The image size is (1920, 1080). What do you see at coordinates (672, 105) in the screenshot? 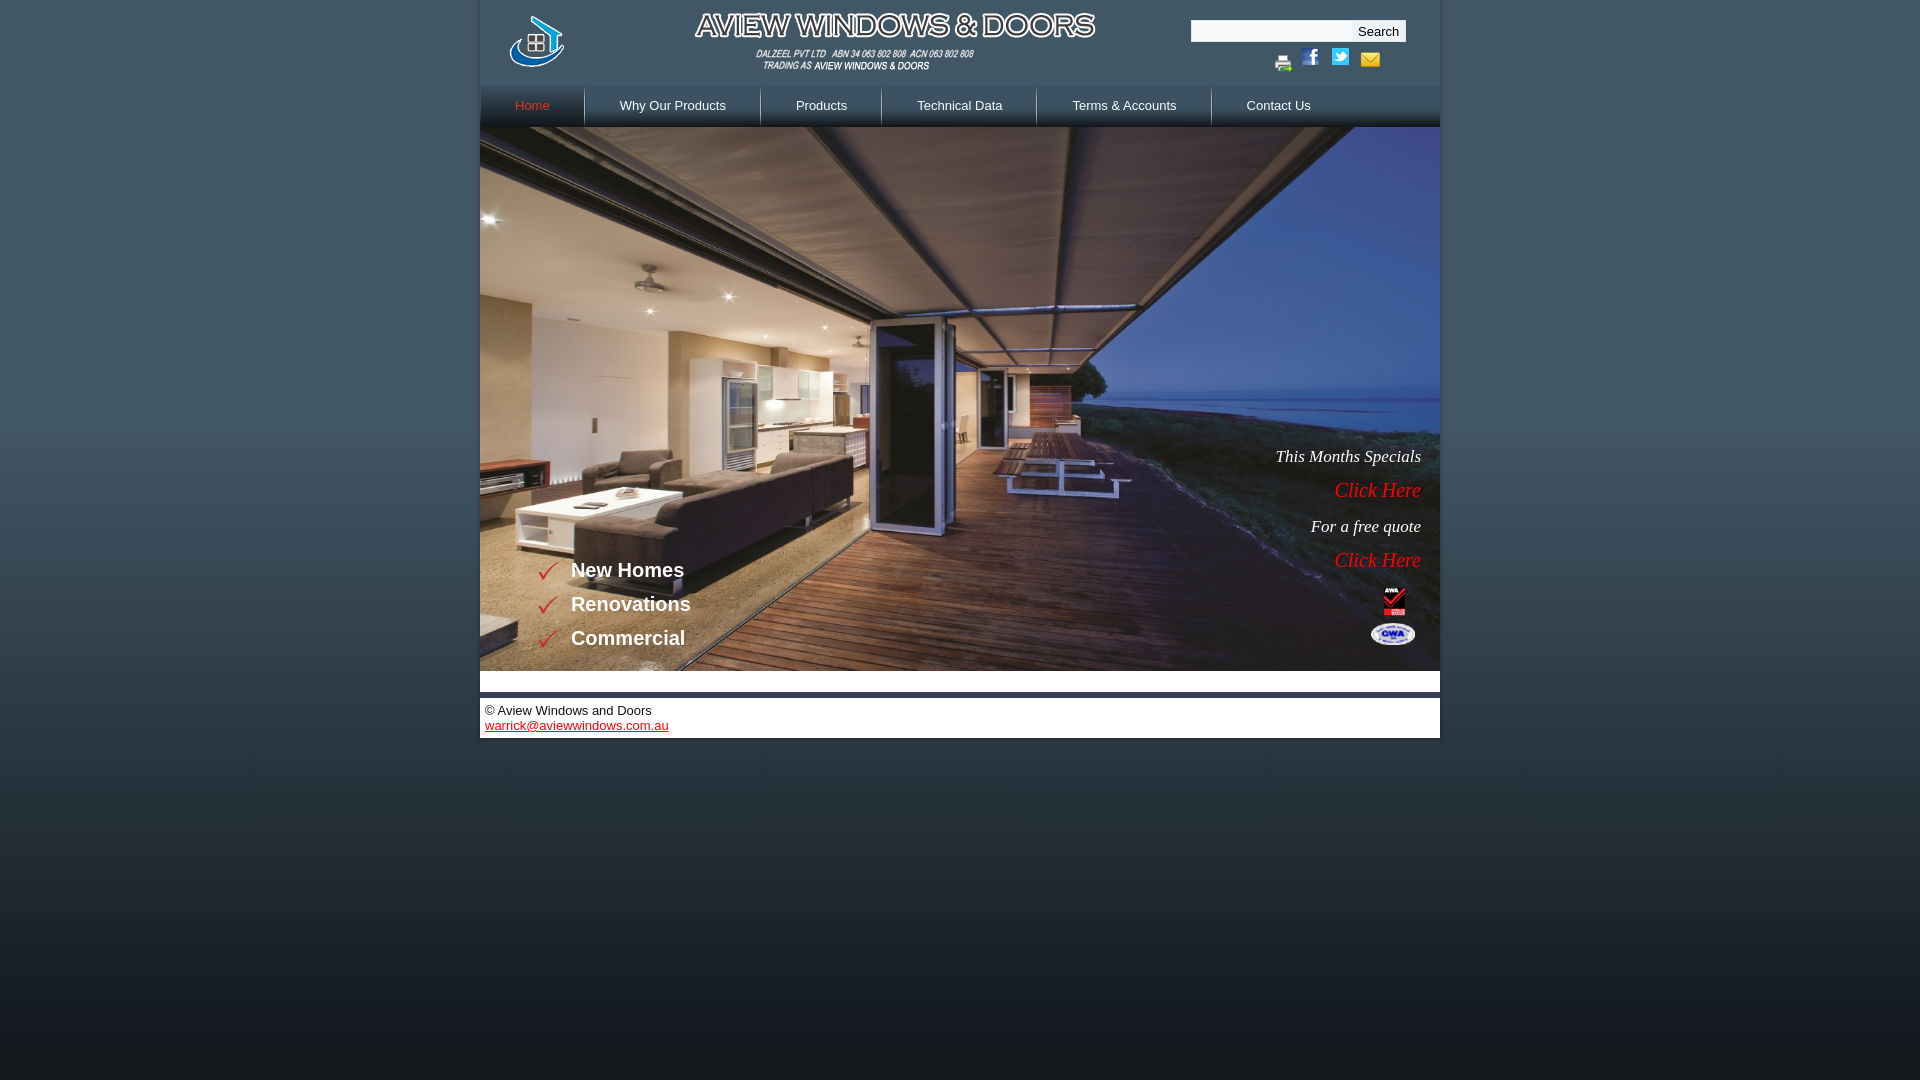
I see `'Why Our Products'` at bounding box center [672, 105].